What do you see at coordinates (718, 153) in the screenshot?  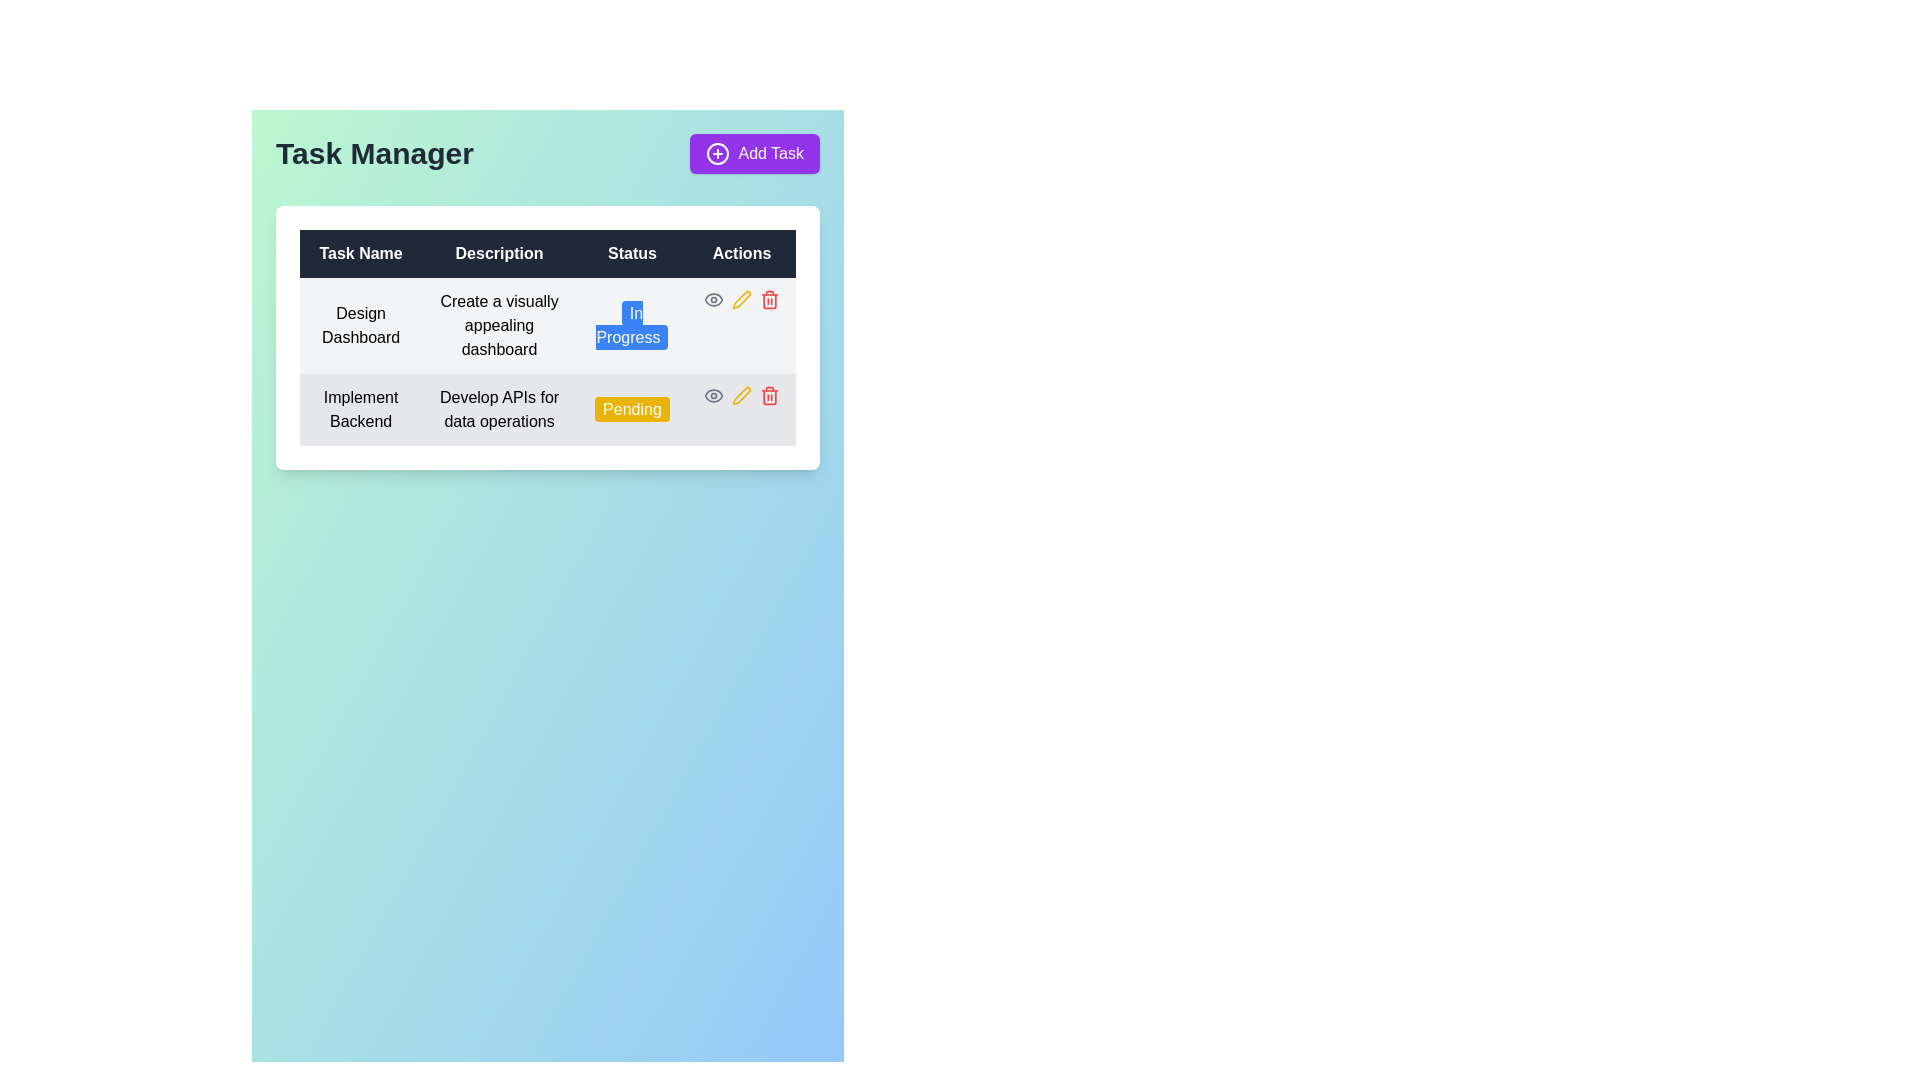 I see `the Circular SVG shape that serves as a visual marker within the 'Add Task' button located in the upper-right corner of the interface` at bounding box center [718, 153].